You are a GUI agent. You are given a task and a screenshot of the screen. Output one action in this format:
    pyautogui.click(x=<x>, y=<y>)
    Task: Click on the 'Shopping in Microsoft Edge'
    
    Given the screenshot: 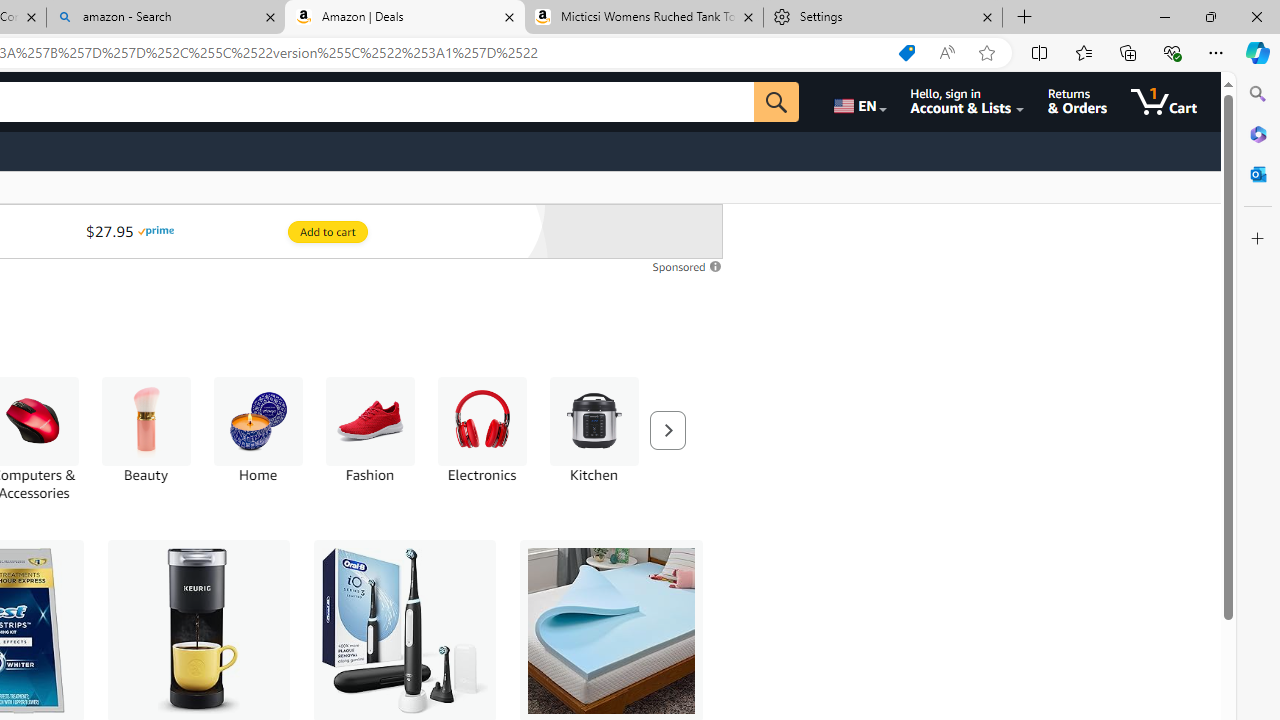 What is the action you would take?
    pyautogui.click(x=905, y=52)
    